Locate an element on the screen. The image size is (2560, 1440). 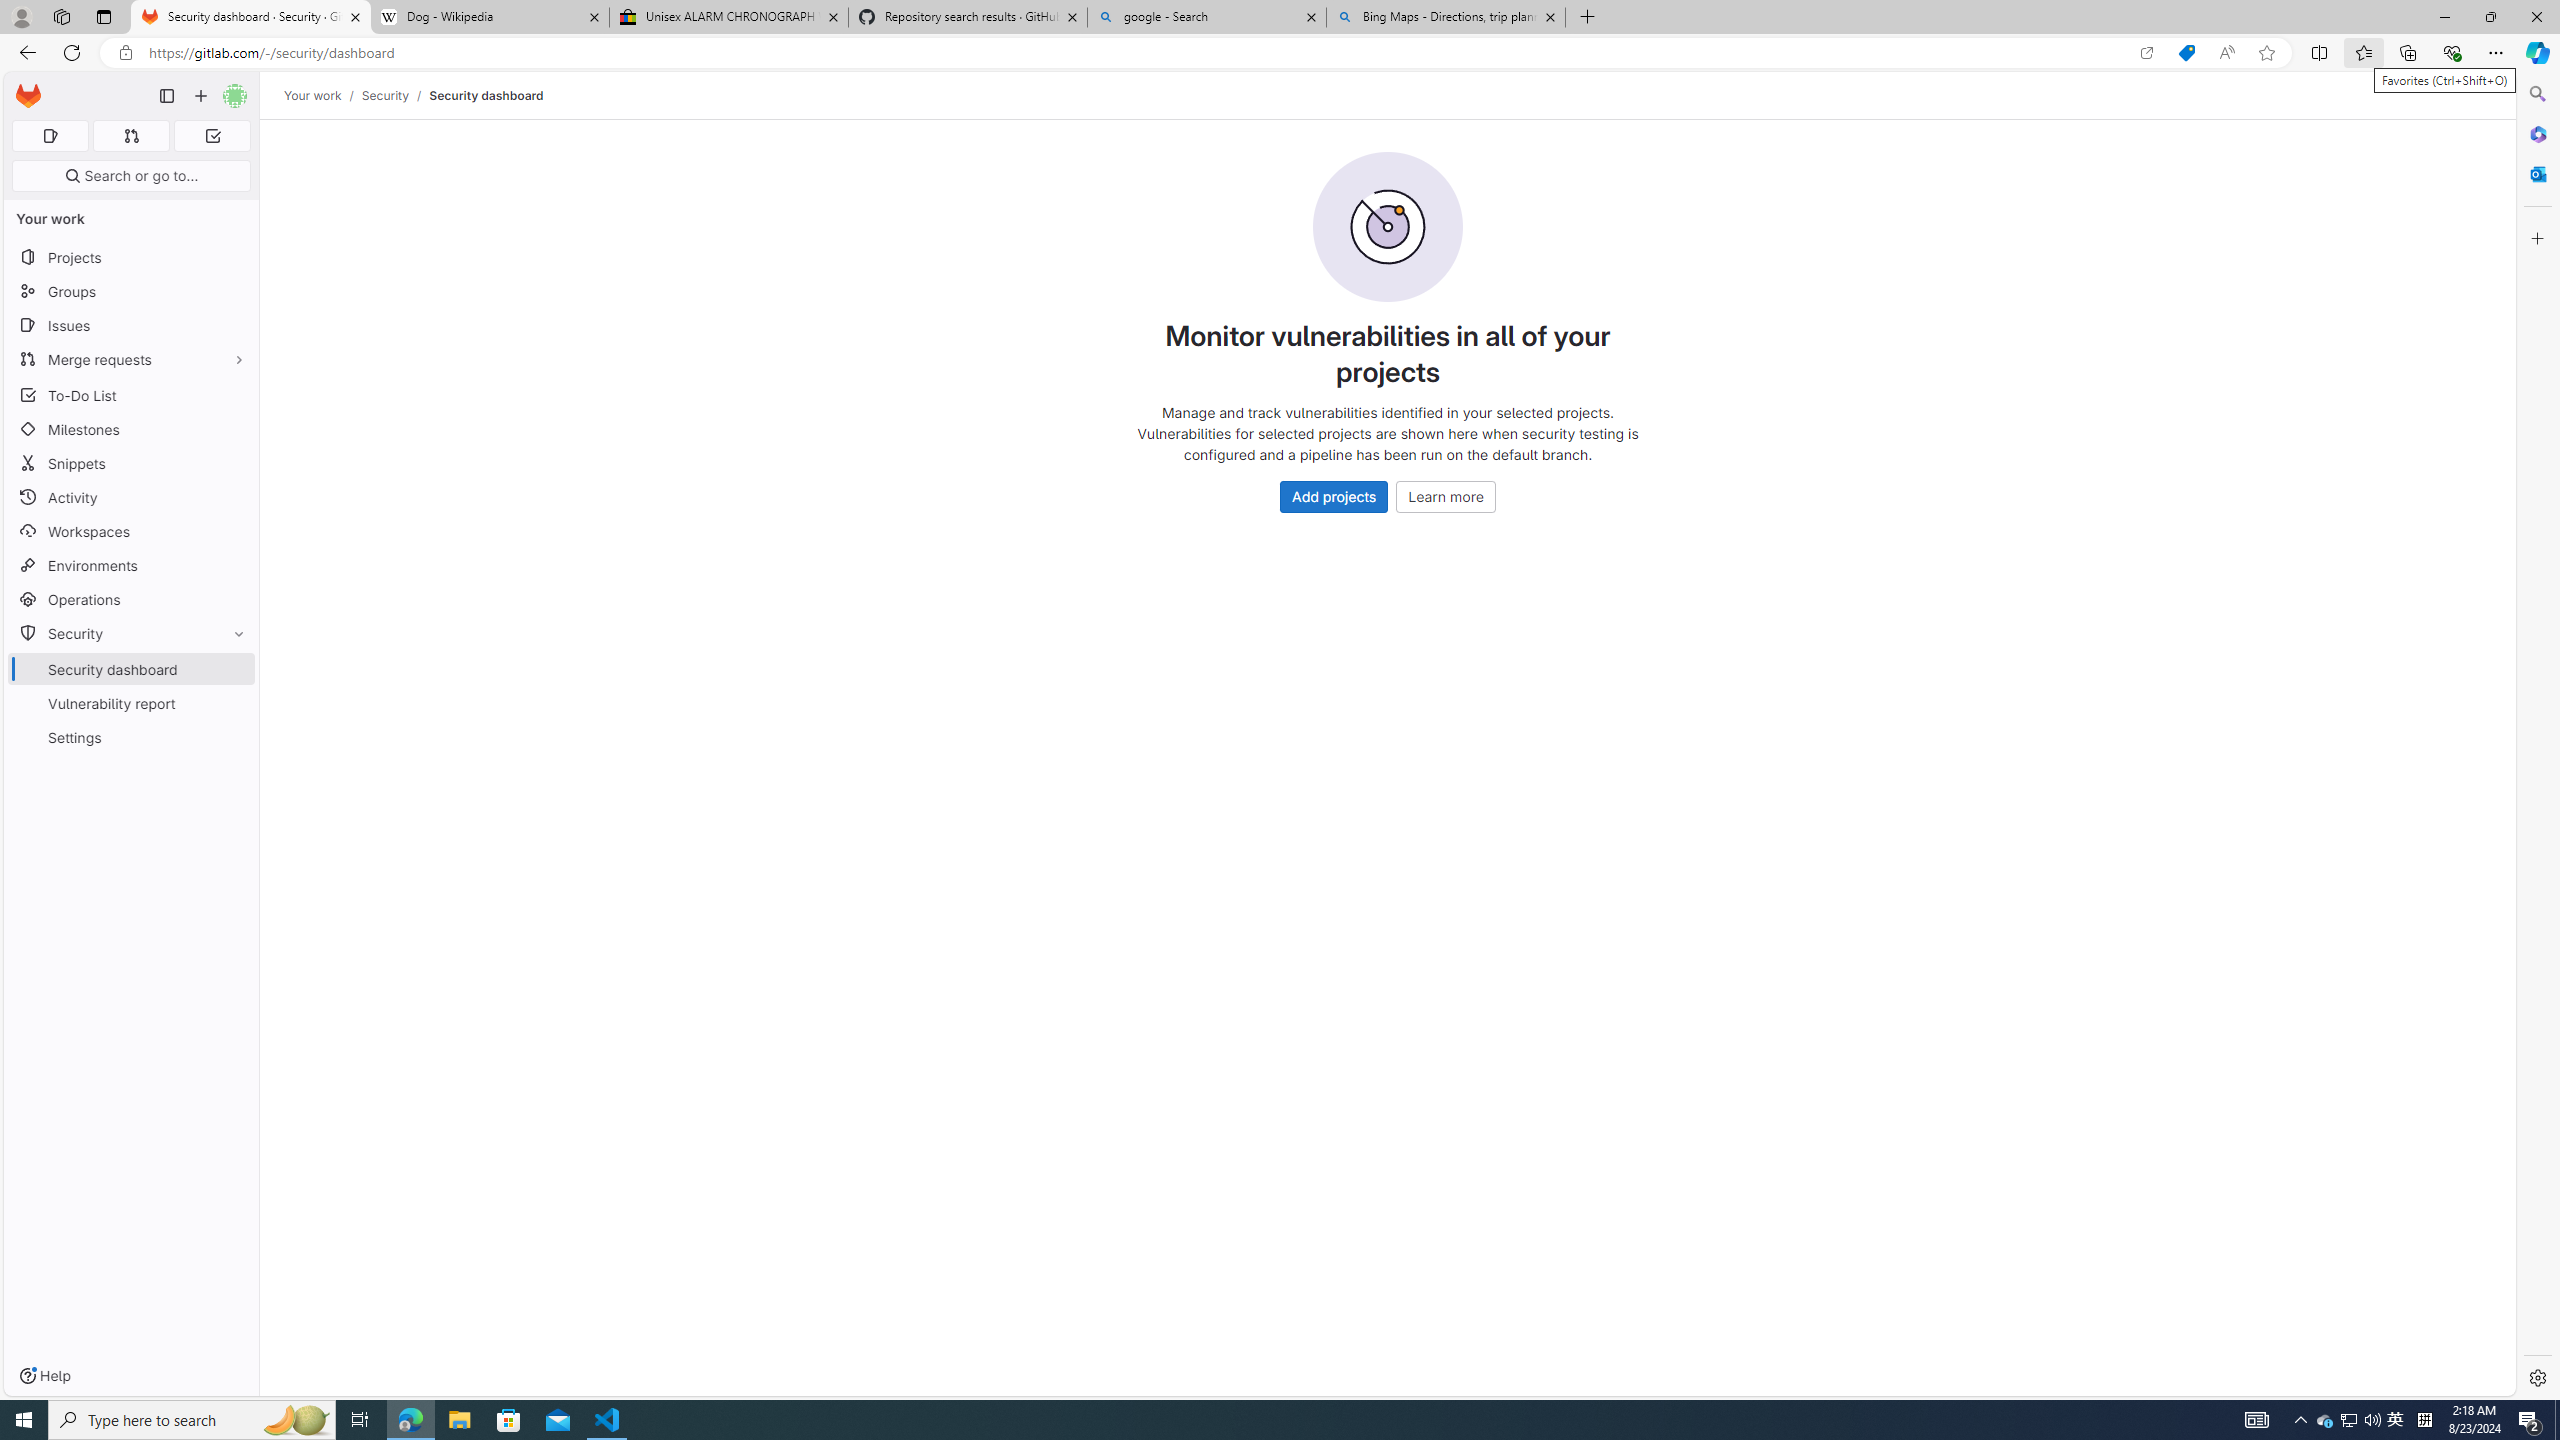
'Security' is located at coordinates (384, 95).